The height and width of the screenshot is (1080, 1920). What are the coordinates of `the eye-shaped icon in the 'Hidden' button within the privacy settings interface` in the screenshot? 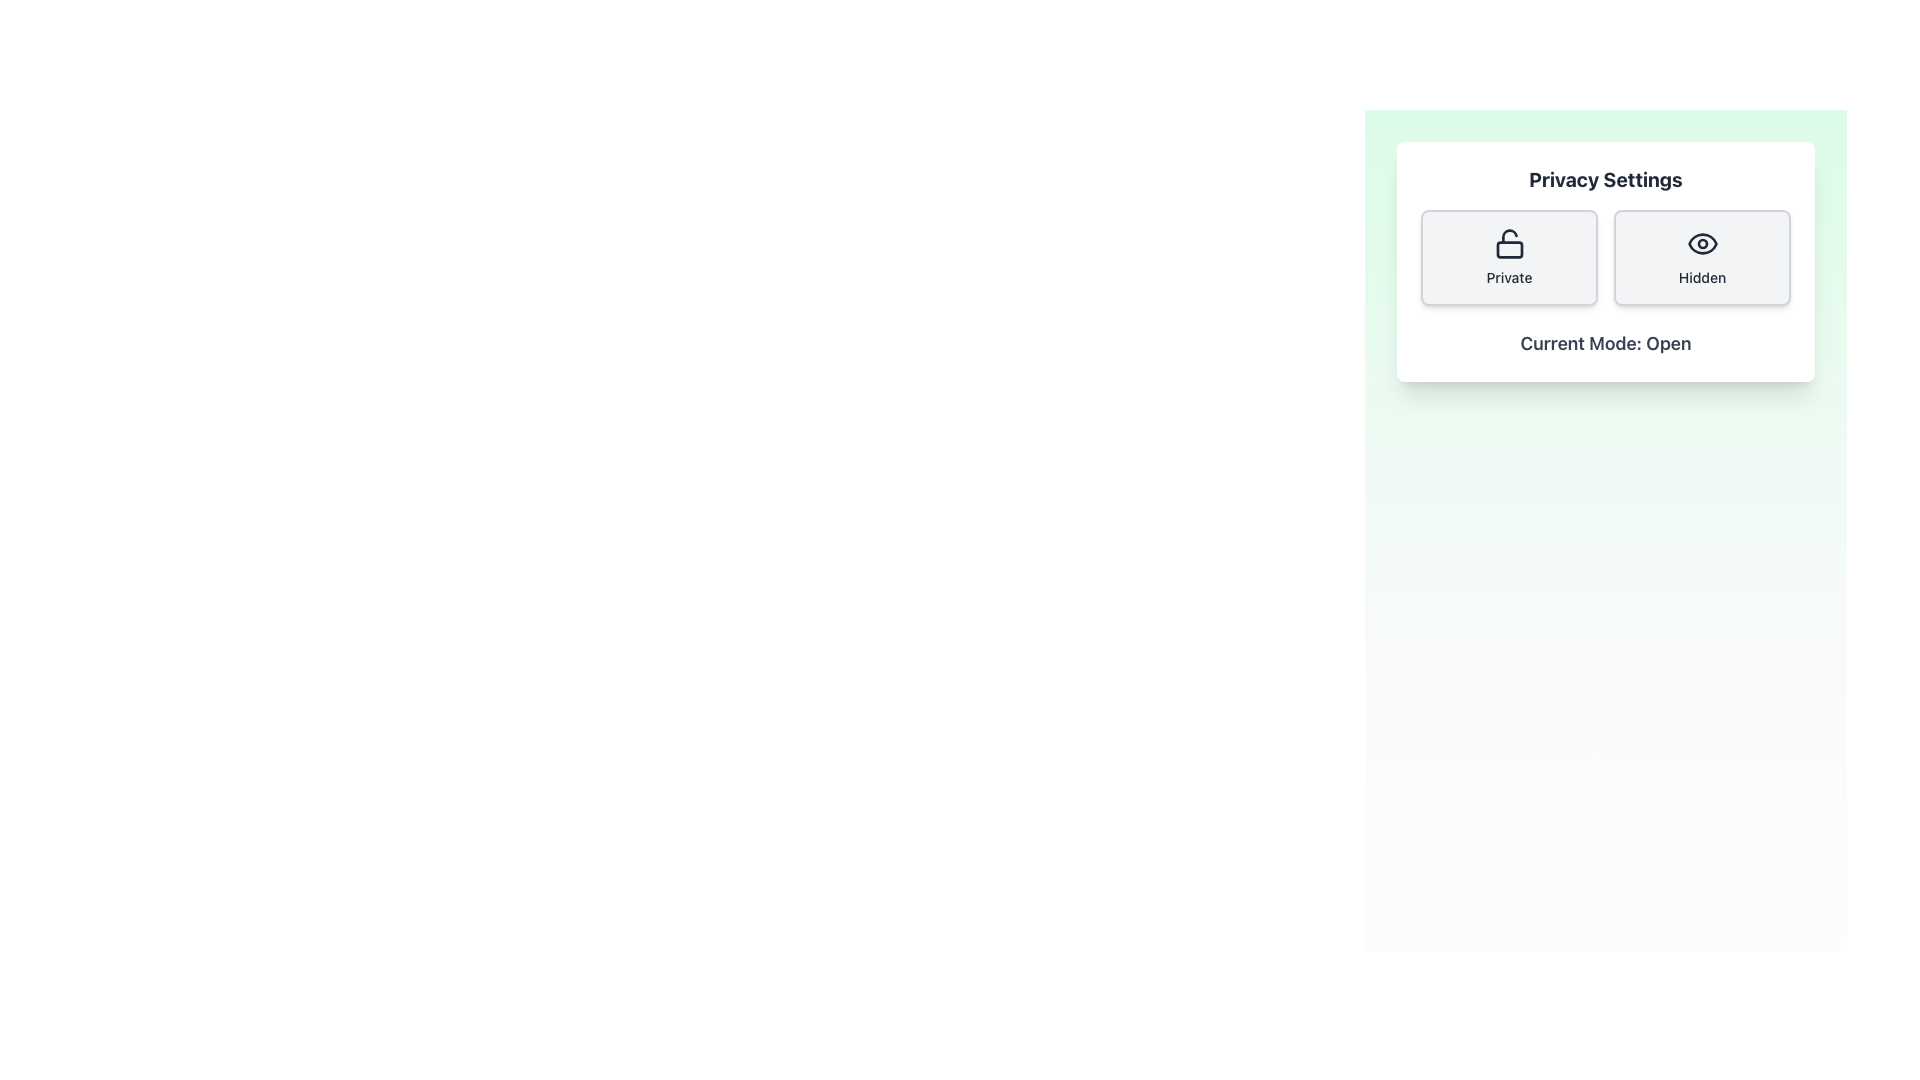 It's located at (1701, 242).